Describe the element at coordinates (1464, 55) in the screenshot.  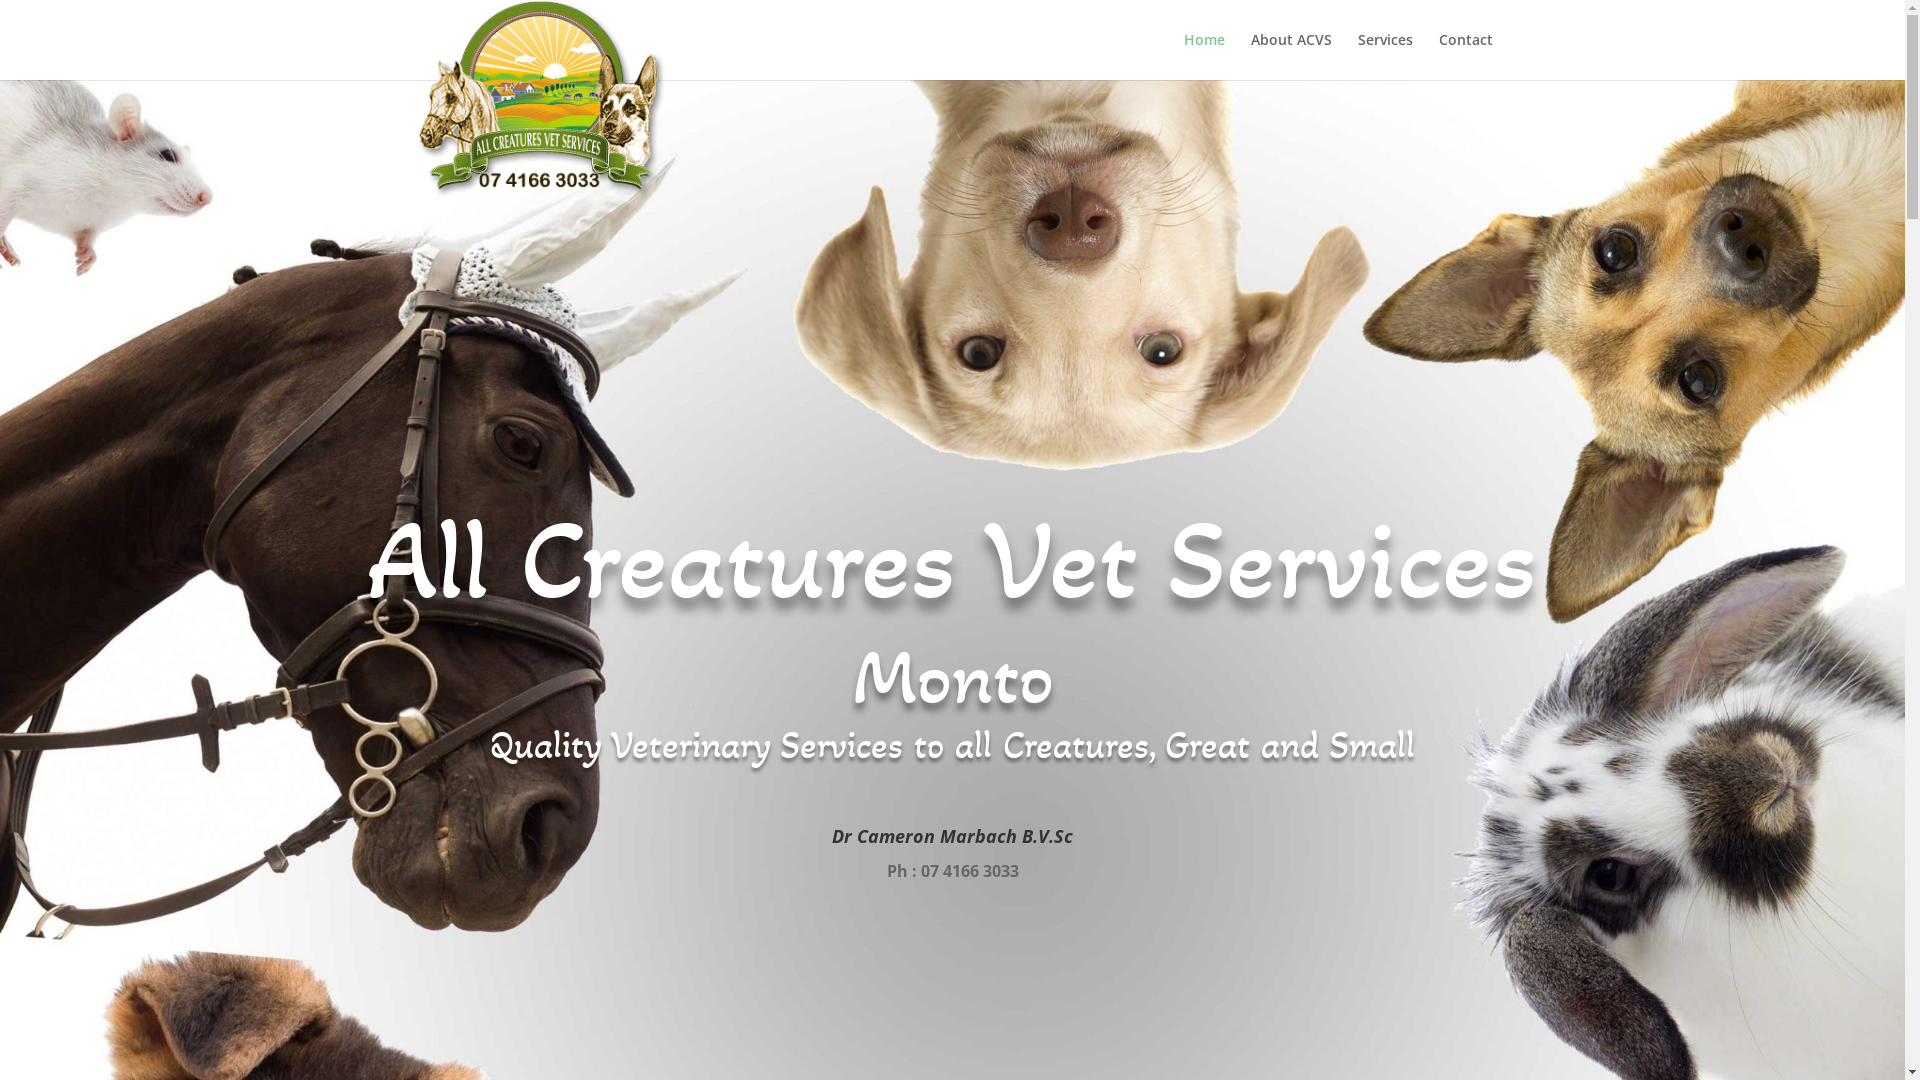
I see `'Contact'` at that location.